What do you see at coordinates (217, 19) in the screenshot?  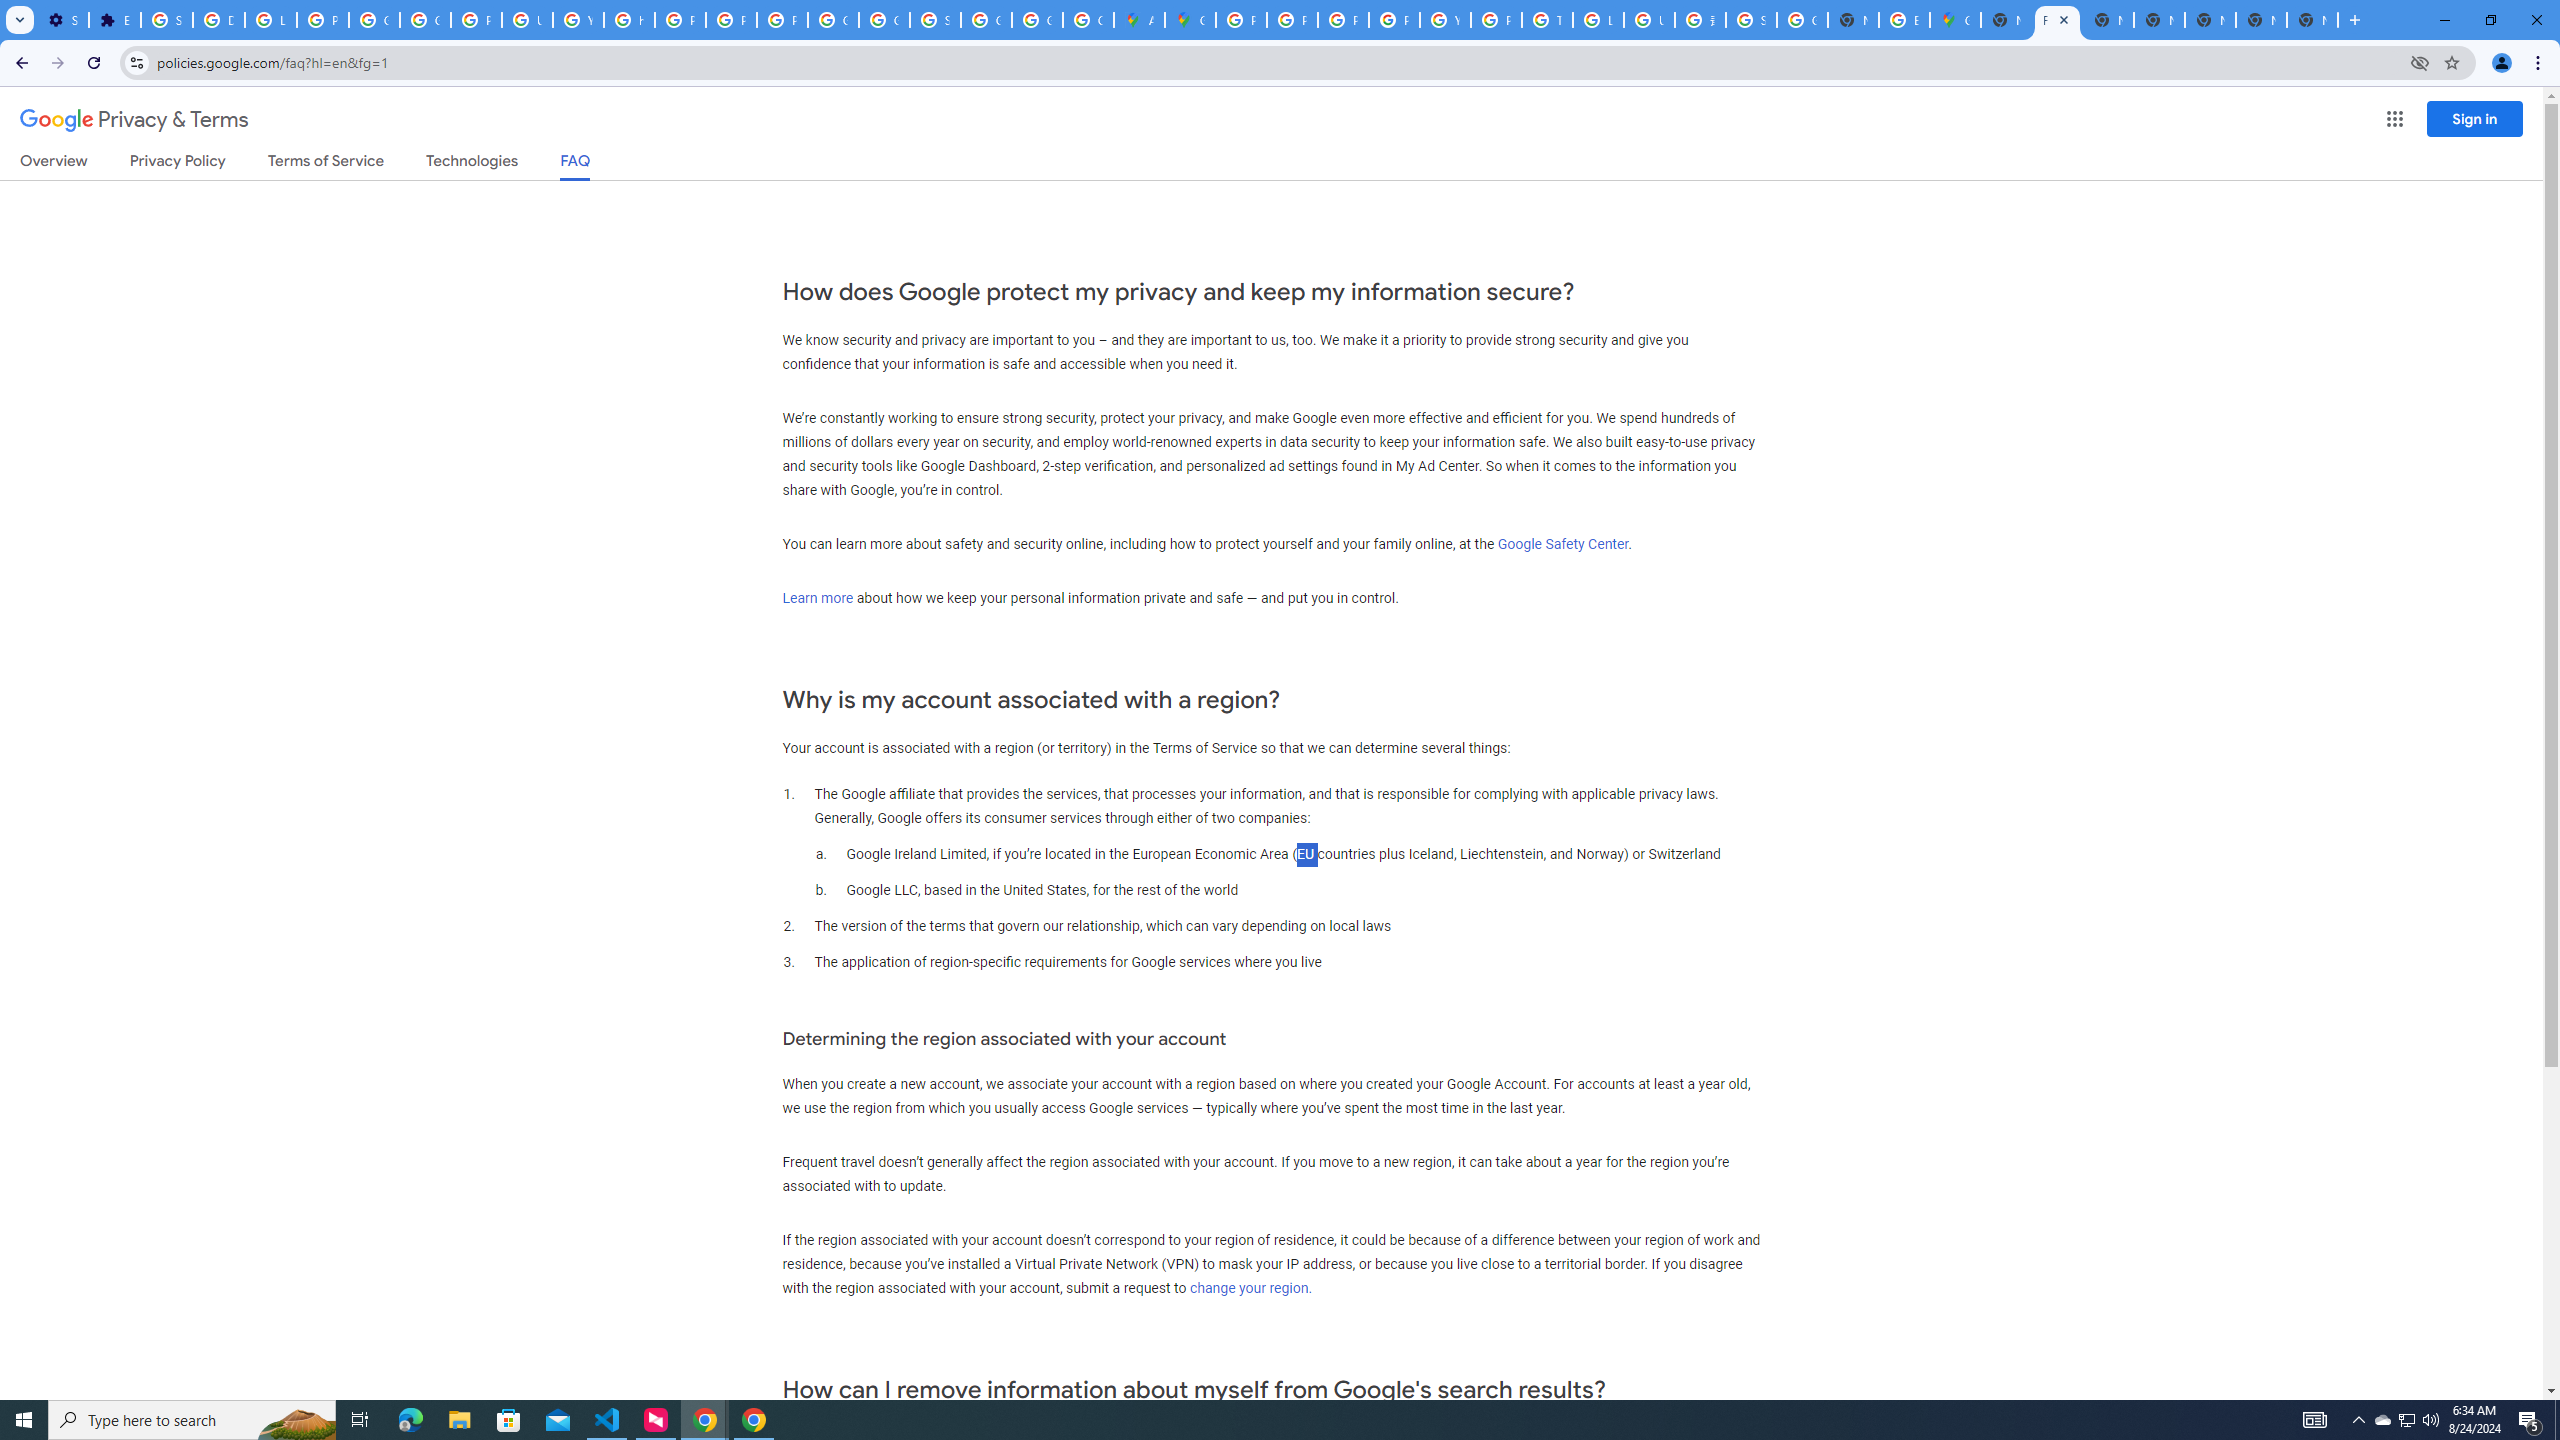 I see `'Delete photos & videos - Computer - Google Photos Help'` at bounding box center [217, 19].